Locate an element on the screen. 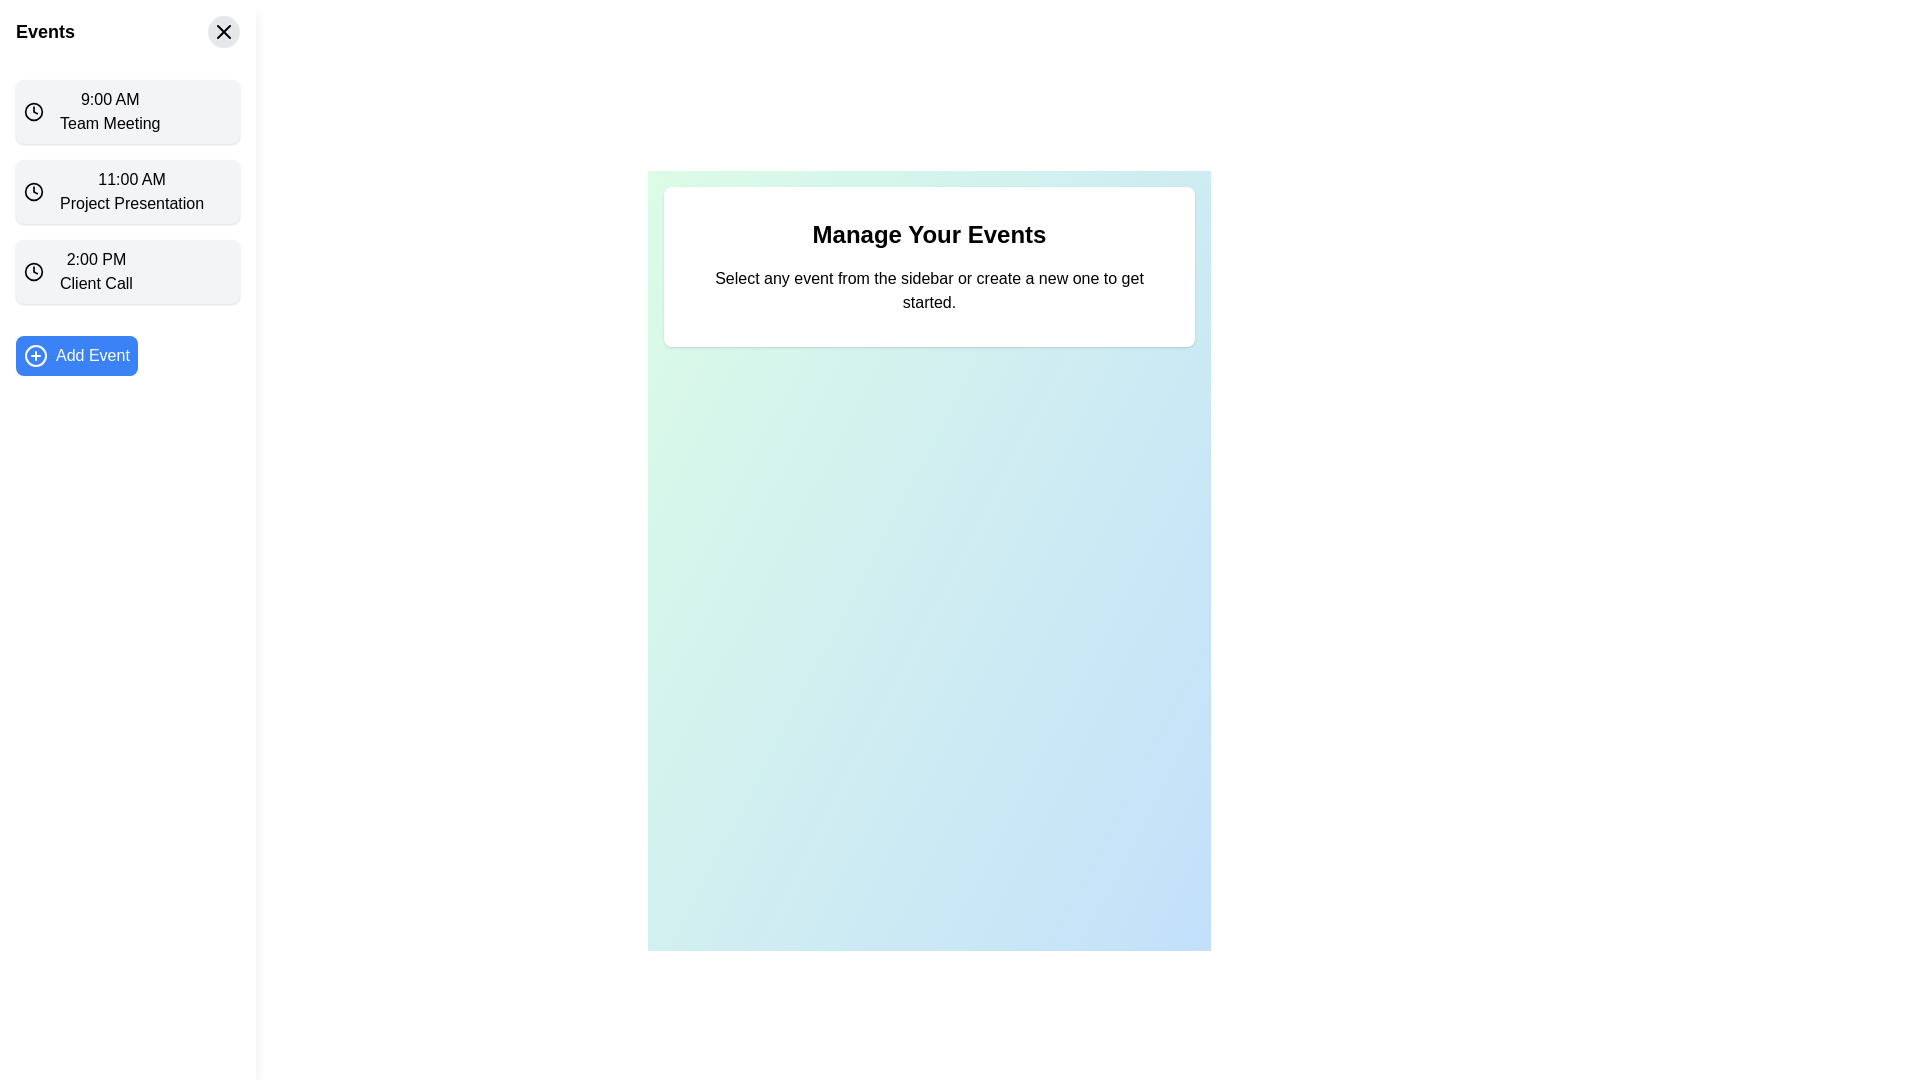  the Text Label that displays the title or description of the event occurring at 11:00 AM, which is located directly underneath the '11:00 AM' time label is located at coordinates (131, 204).